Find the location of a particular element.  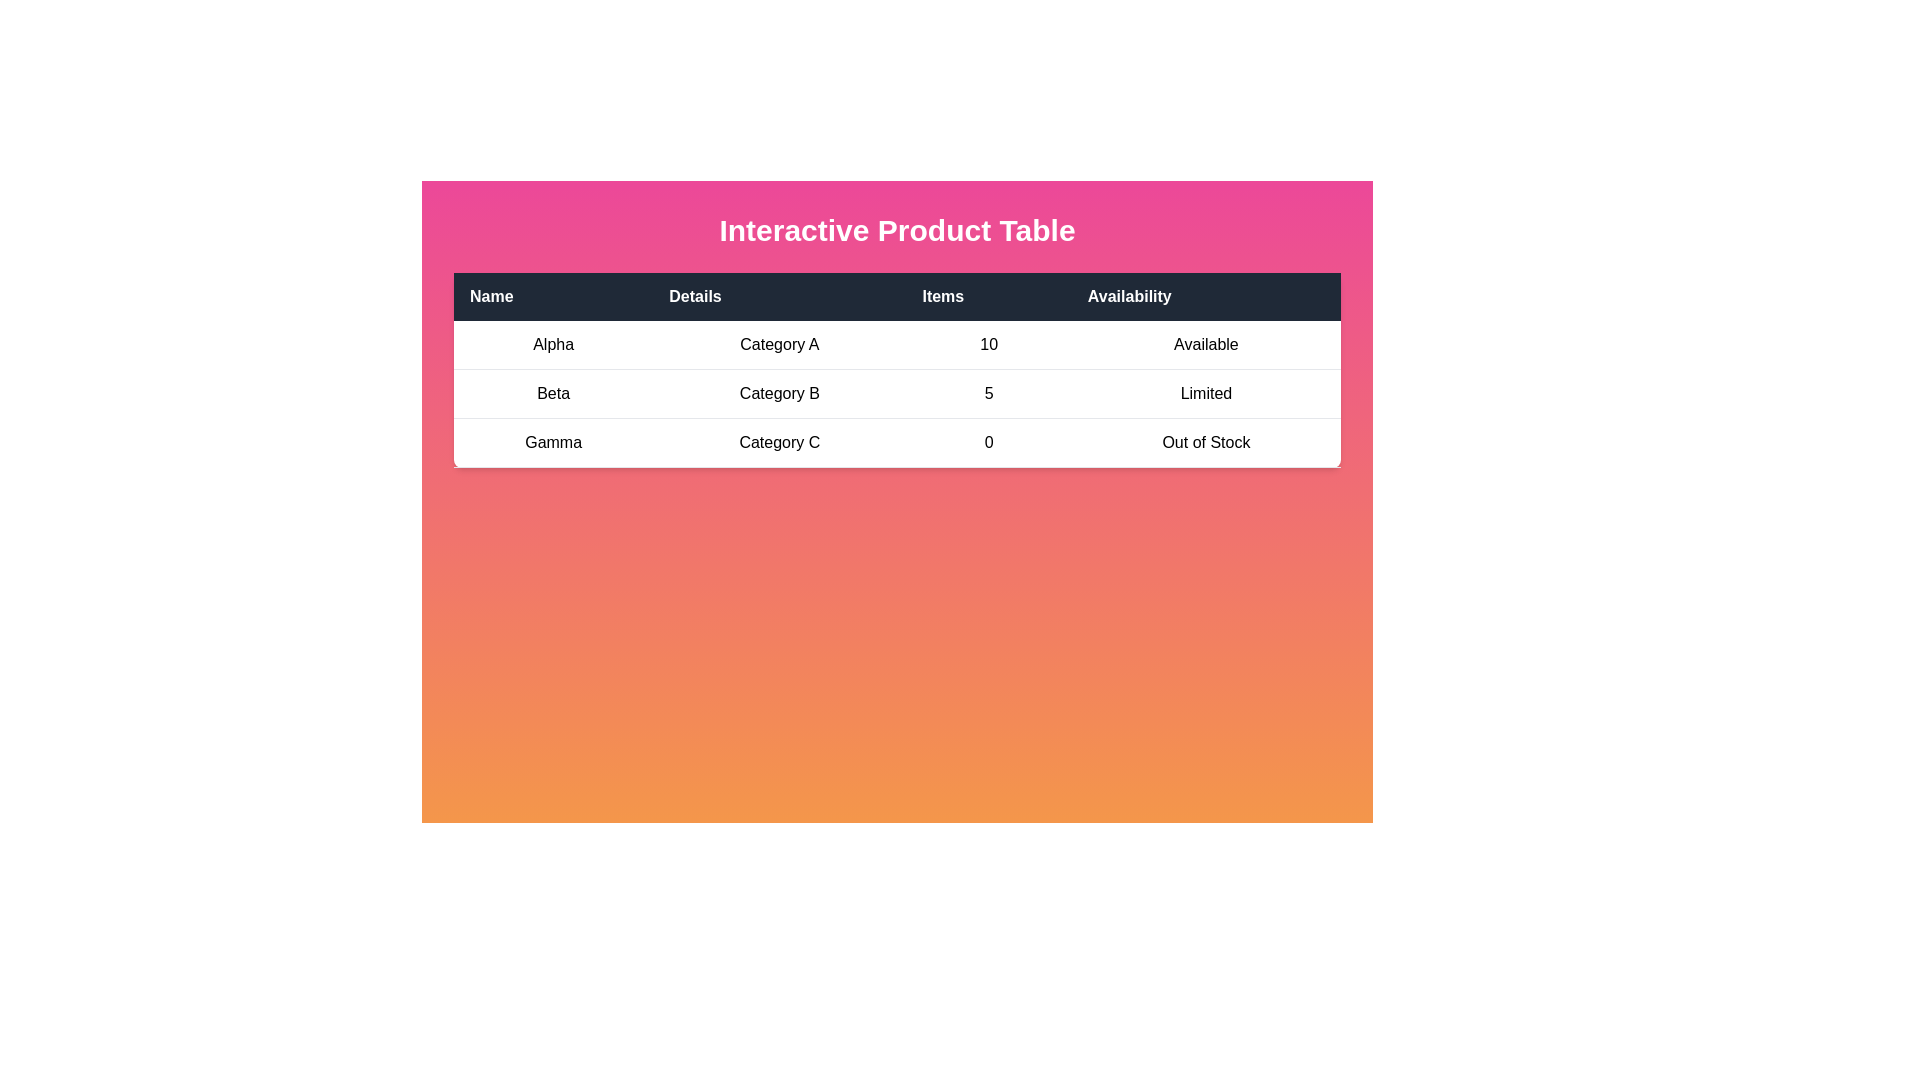

the text label displaying 'Limited' in the fourth column of the second row of the table is located at coordinates (1205, 393).